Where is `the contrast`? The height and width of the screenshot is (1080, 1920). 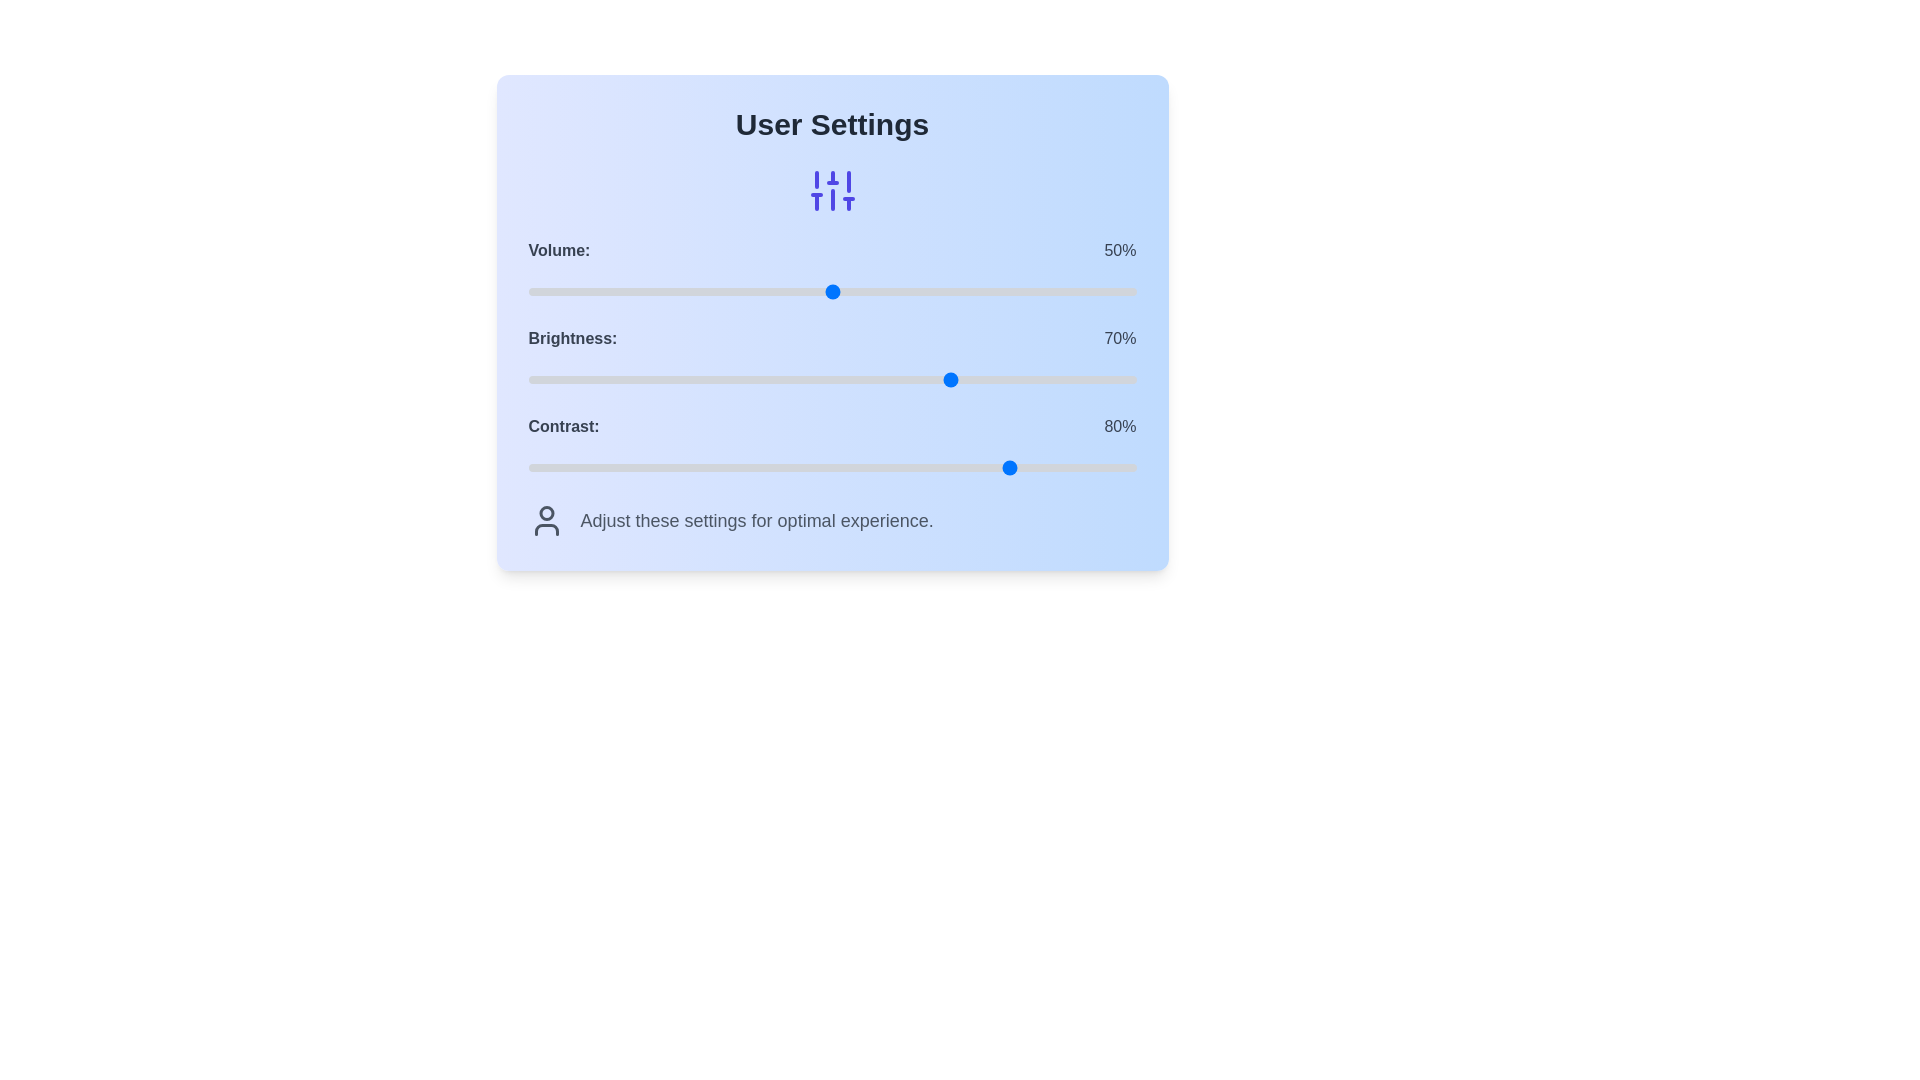 the contrast is located at coordinates (795, 467).